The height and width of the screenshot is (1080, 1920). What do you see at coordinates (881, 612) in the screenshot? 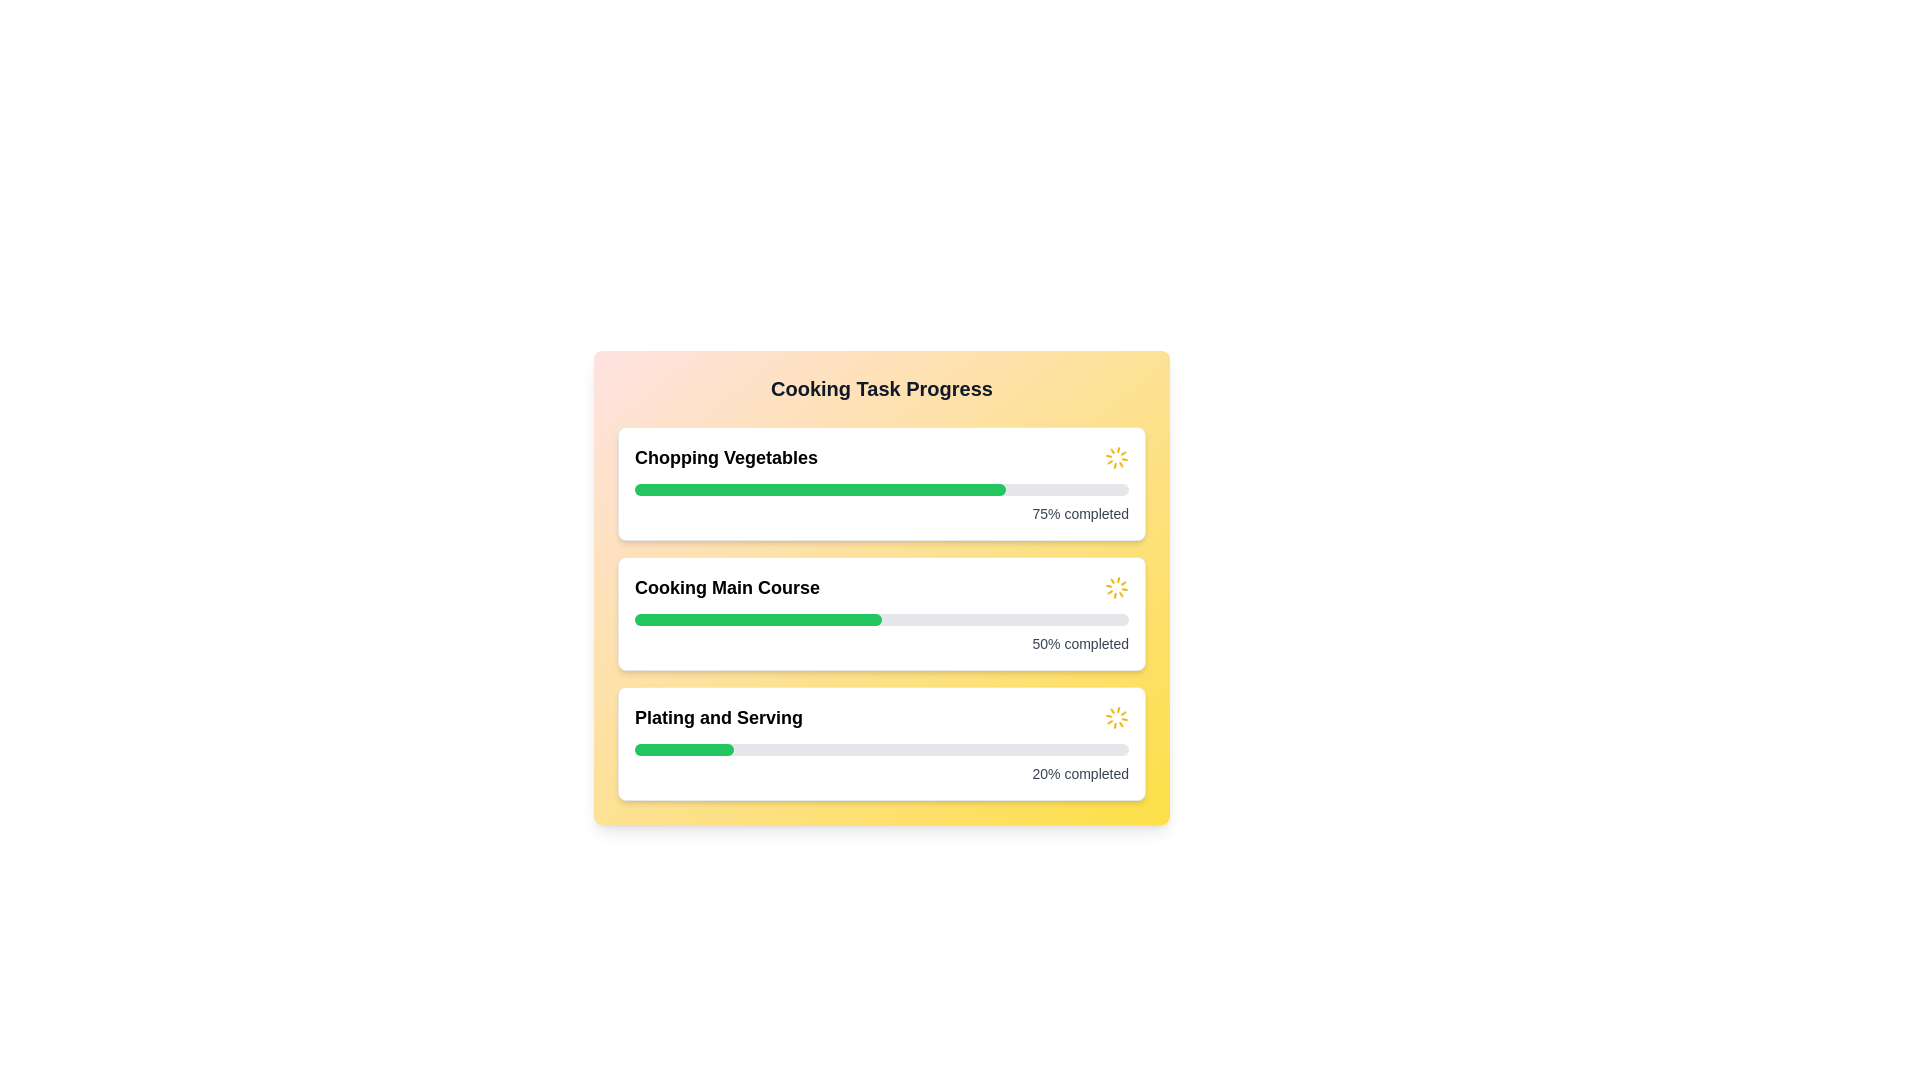
I see `the Progress Indicator, which is a vertical stack of three progress sections representing cooking tasks, located below 'Chopping Vegetables' and above 'Plating and Serving'` at bounding box center [881, 612].